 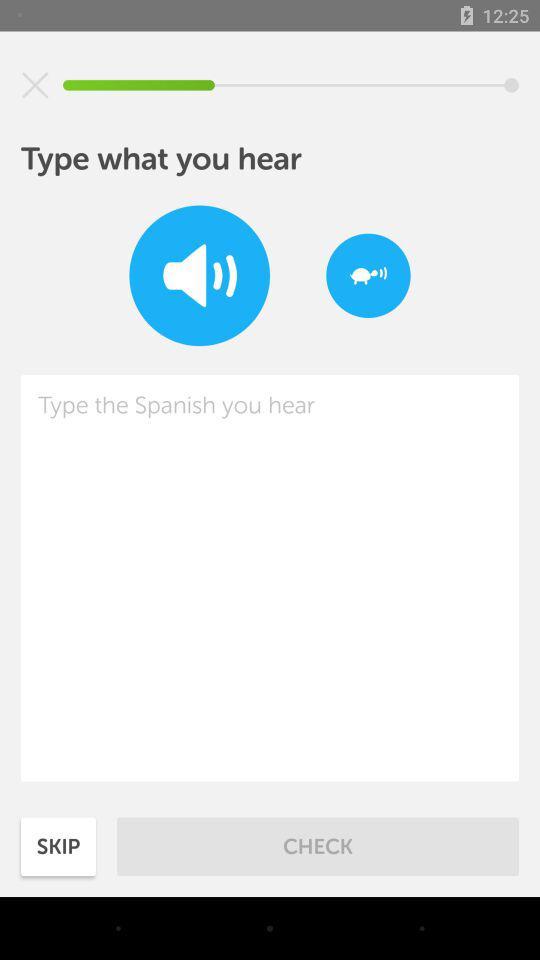 What do you see at coordinates (35, 85) in the screenshot?
I see `exit` at bounding box center [35, 85].